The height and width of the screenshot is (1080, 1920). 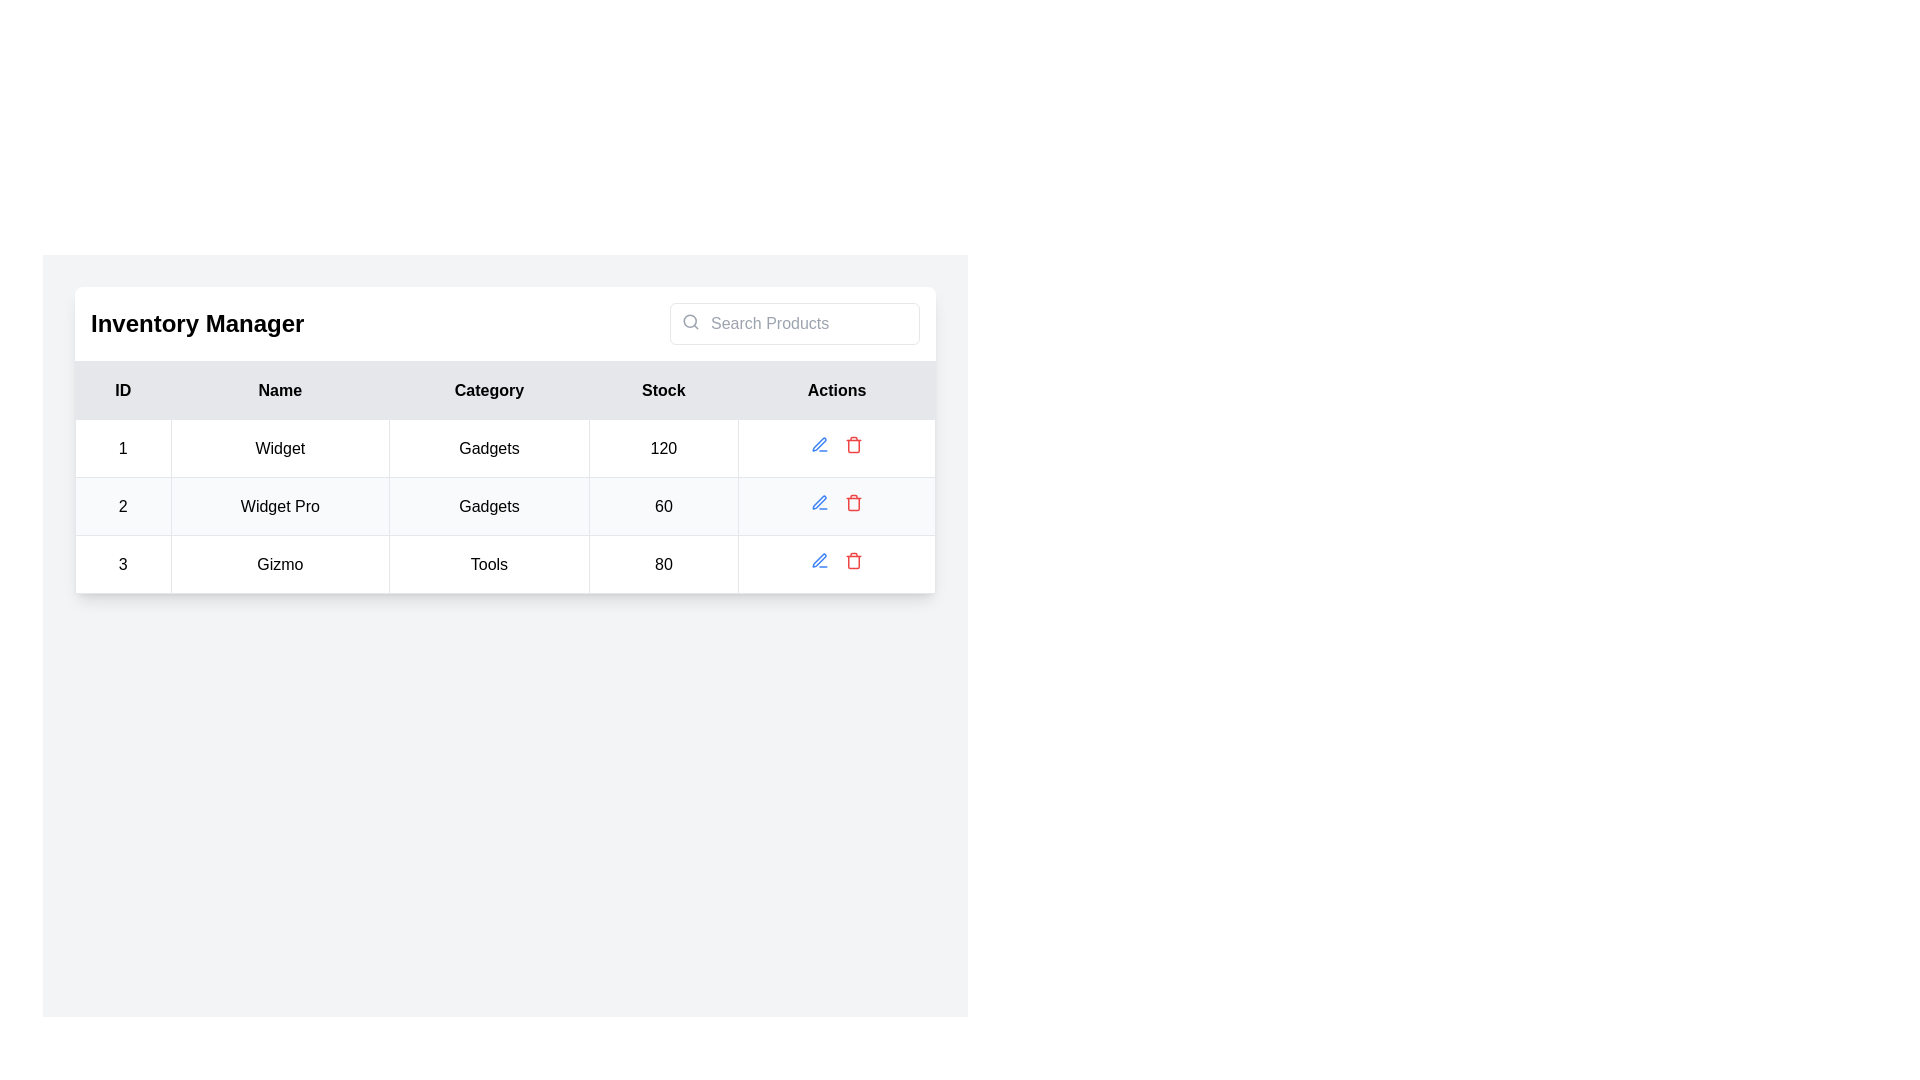 I want to click on the 'Category' column header of the table, which is the third column header located between the 'Name' and 'Stock' column headers, so click(x=505, y=390).